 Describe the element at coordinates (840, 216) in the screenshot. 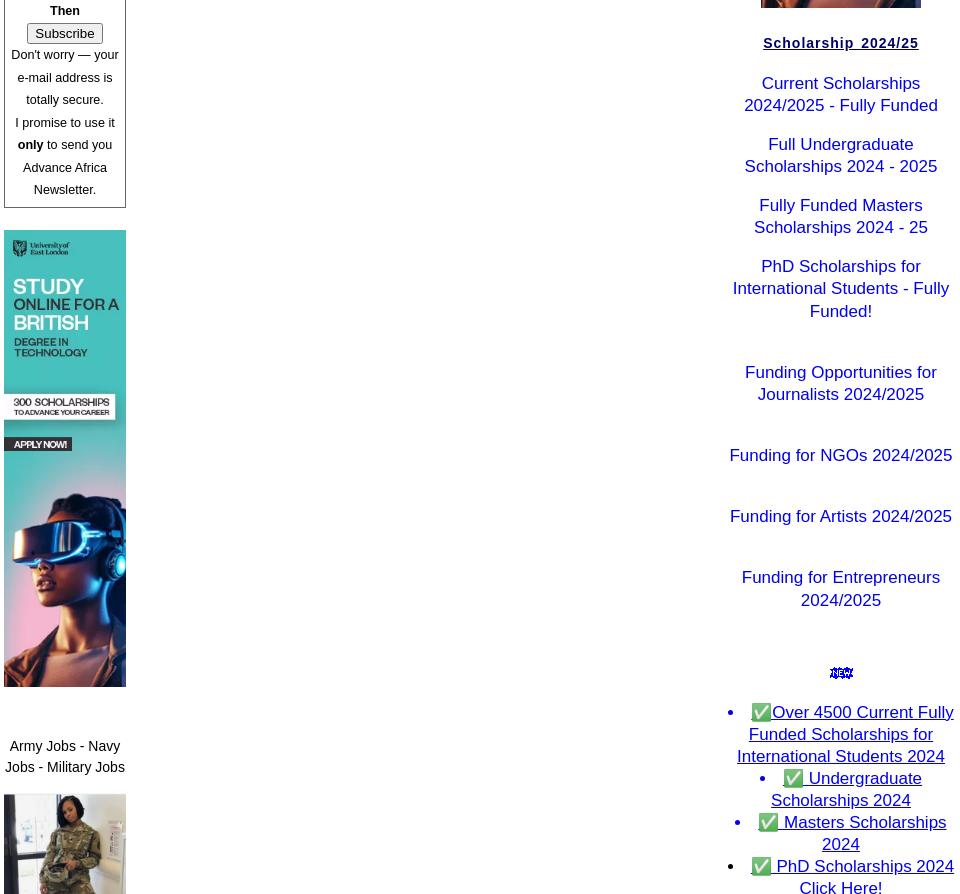

I see `'Fully Funded Masters Scholarships 2024 - 25'` at that location.